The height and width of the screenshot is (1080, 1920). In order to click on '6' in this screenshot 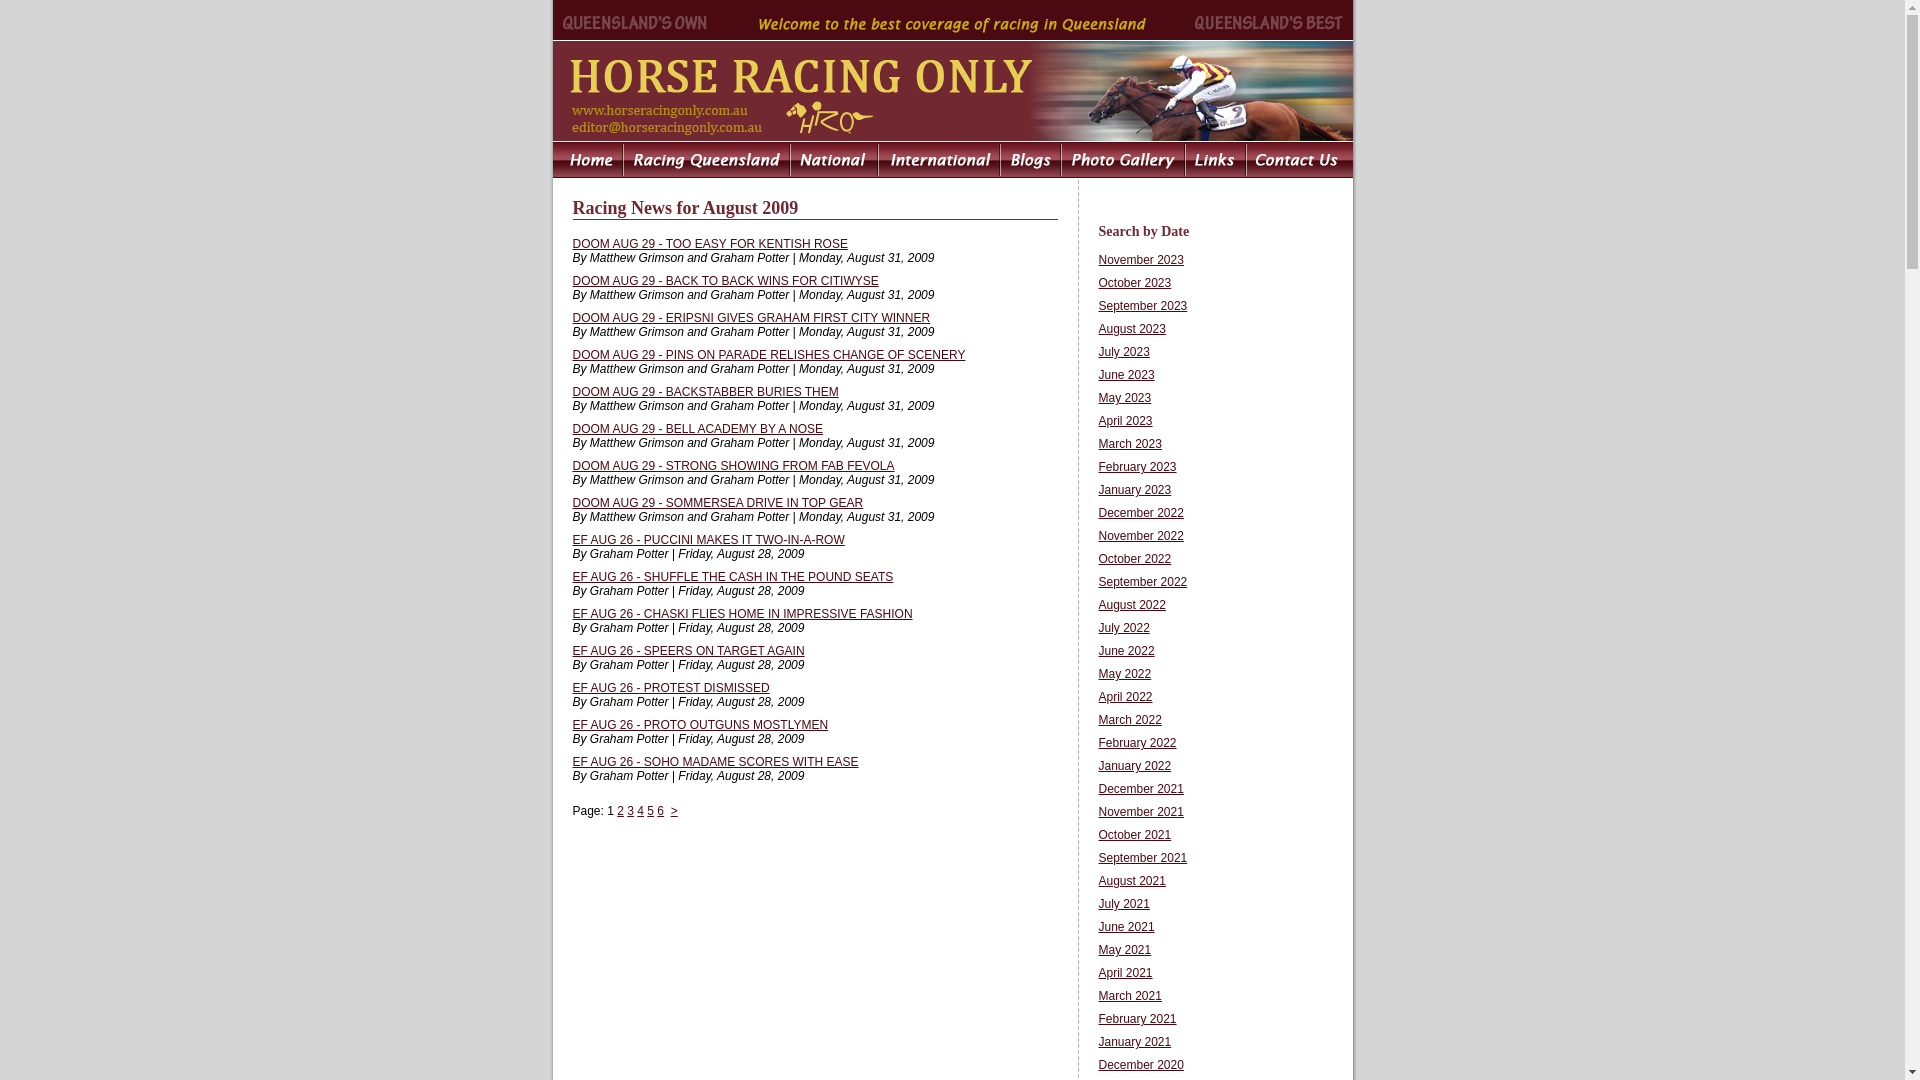, I will do `click(657, 810)`.